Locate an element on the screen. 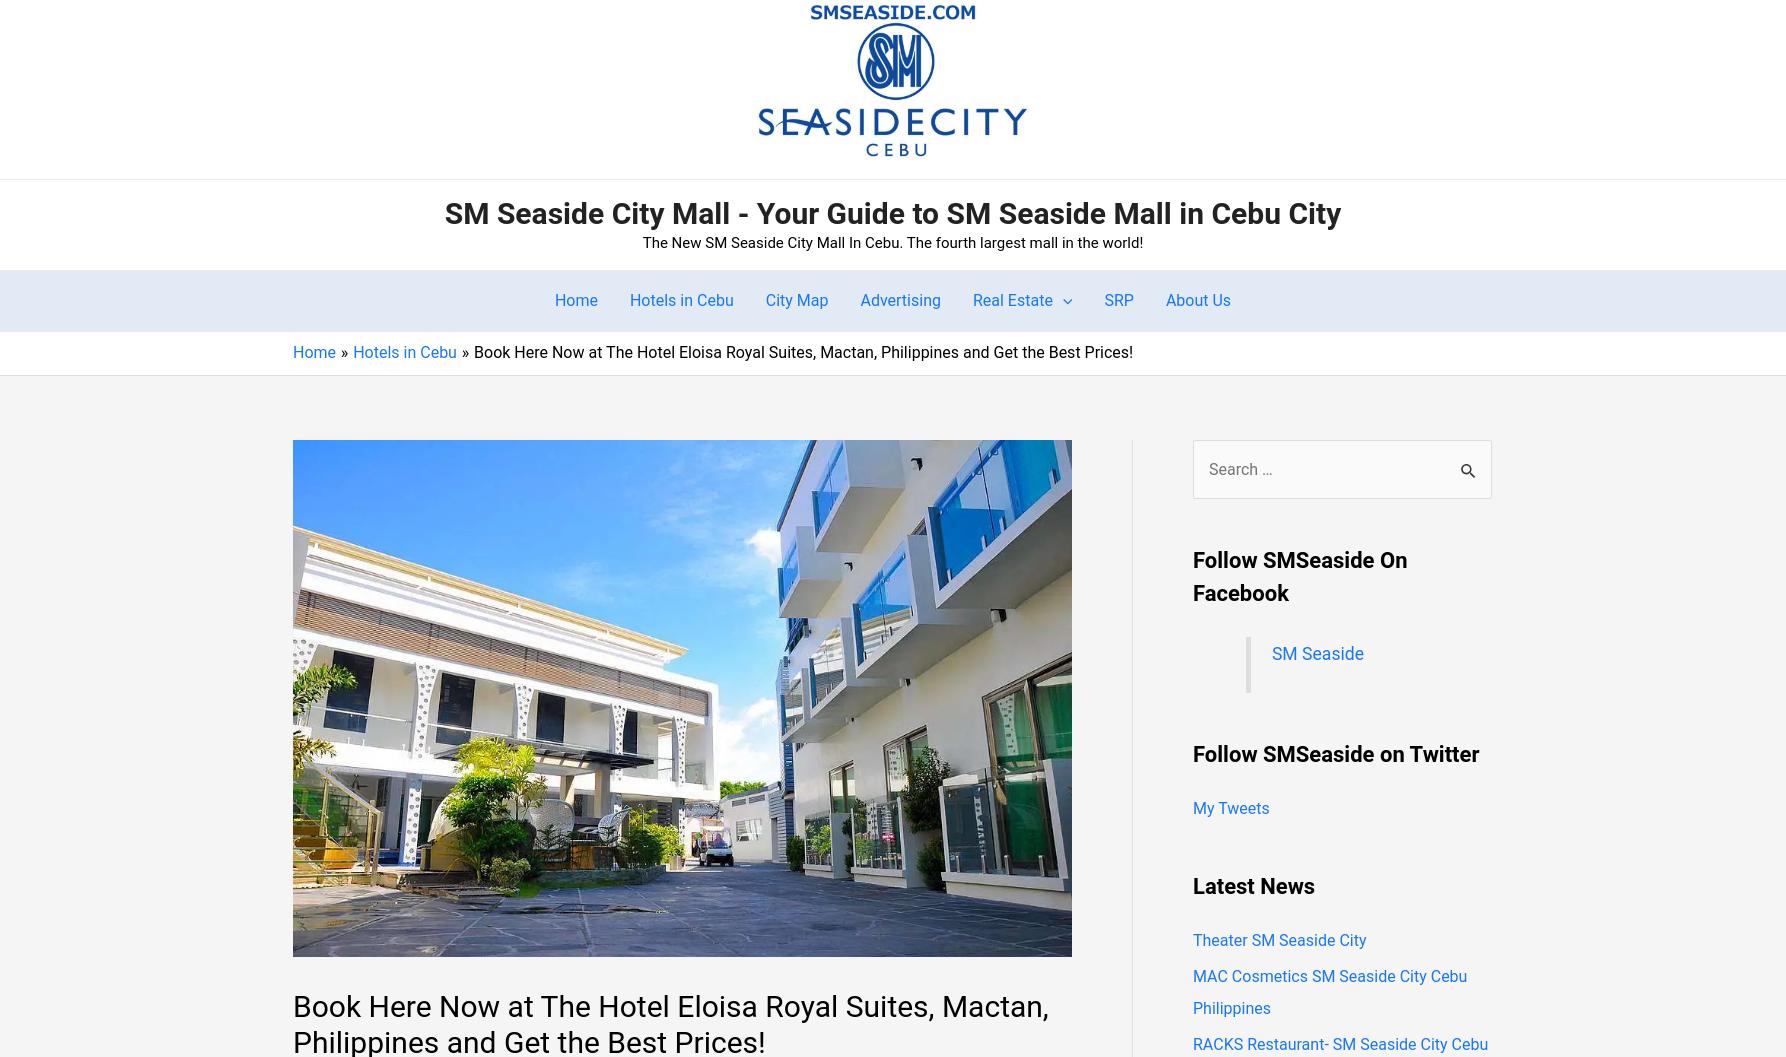 This screenshot has height=1057, width=1786. 'SRP' is located at coordinates (1117, 299).